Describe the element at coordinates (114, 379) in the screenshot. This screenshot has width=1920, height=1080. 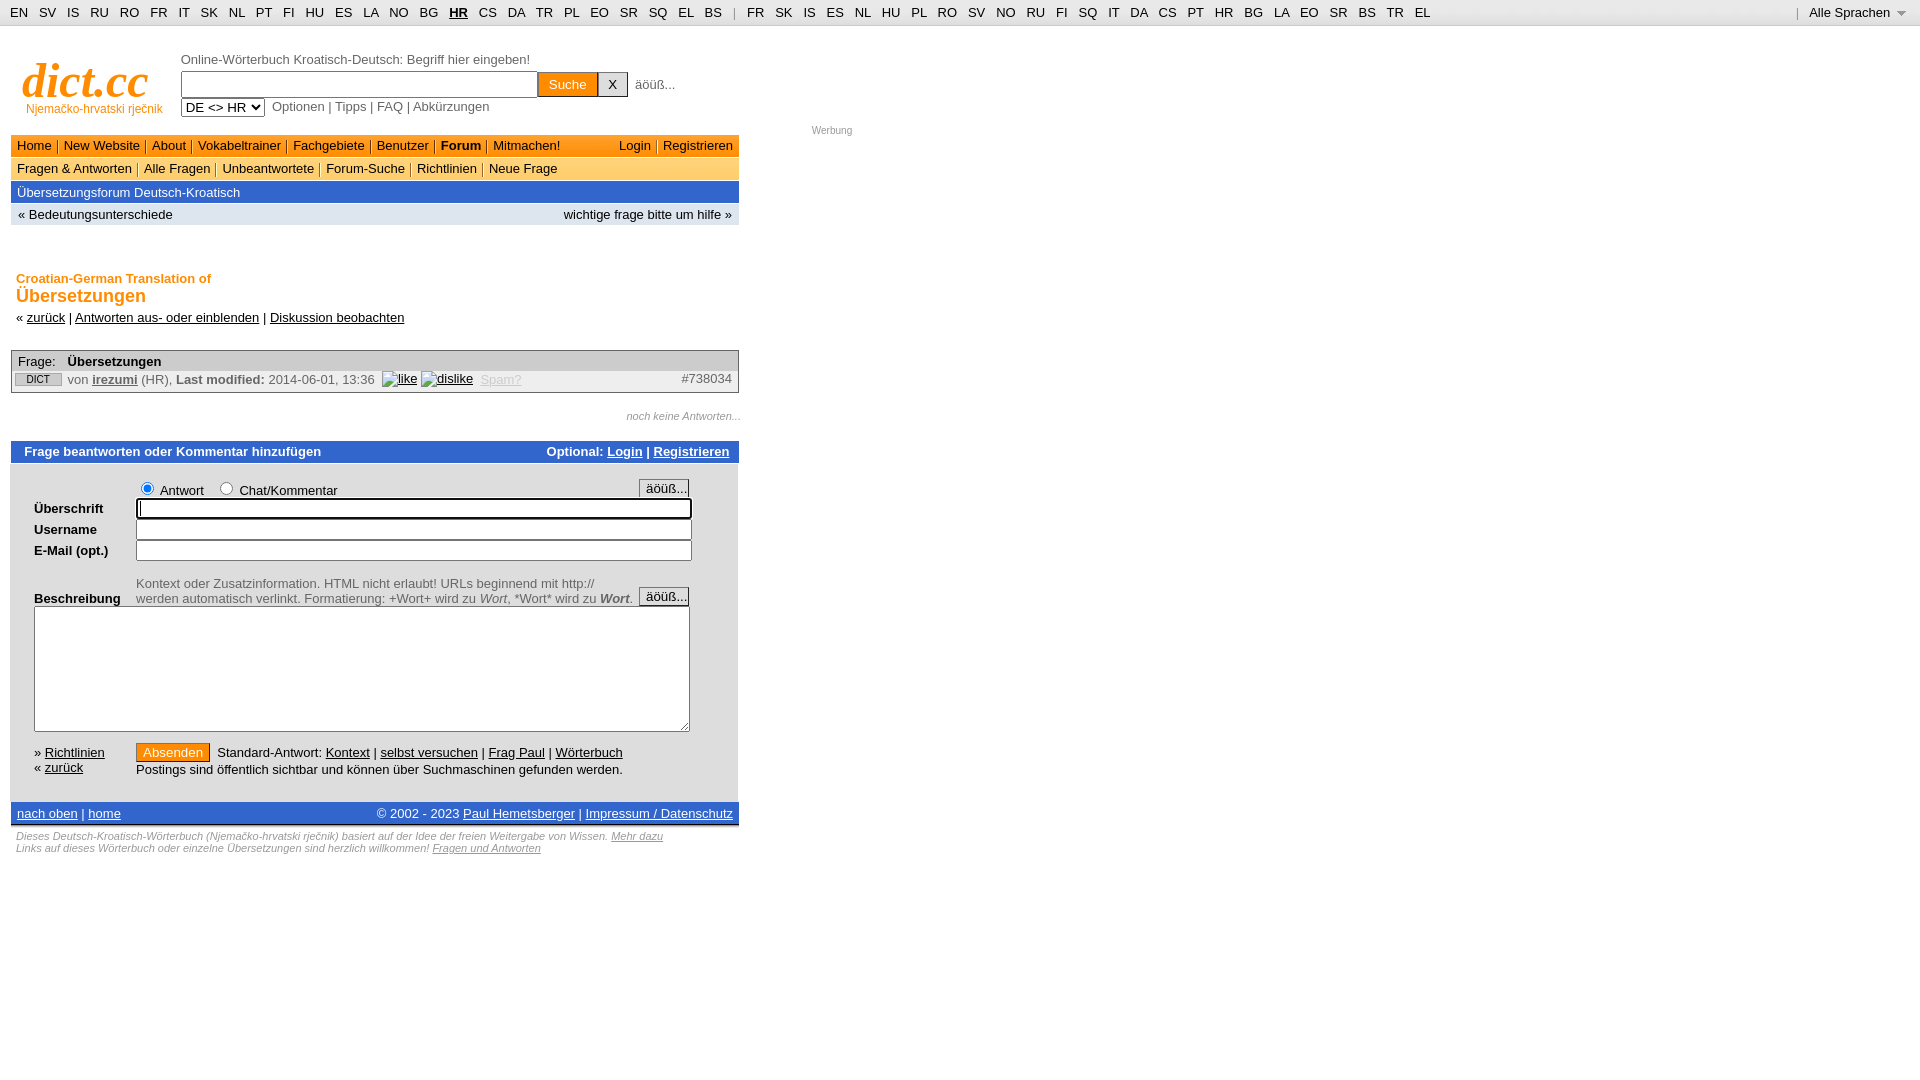
I see `'irezumi'` at that location.